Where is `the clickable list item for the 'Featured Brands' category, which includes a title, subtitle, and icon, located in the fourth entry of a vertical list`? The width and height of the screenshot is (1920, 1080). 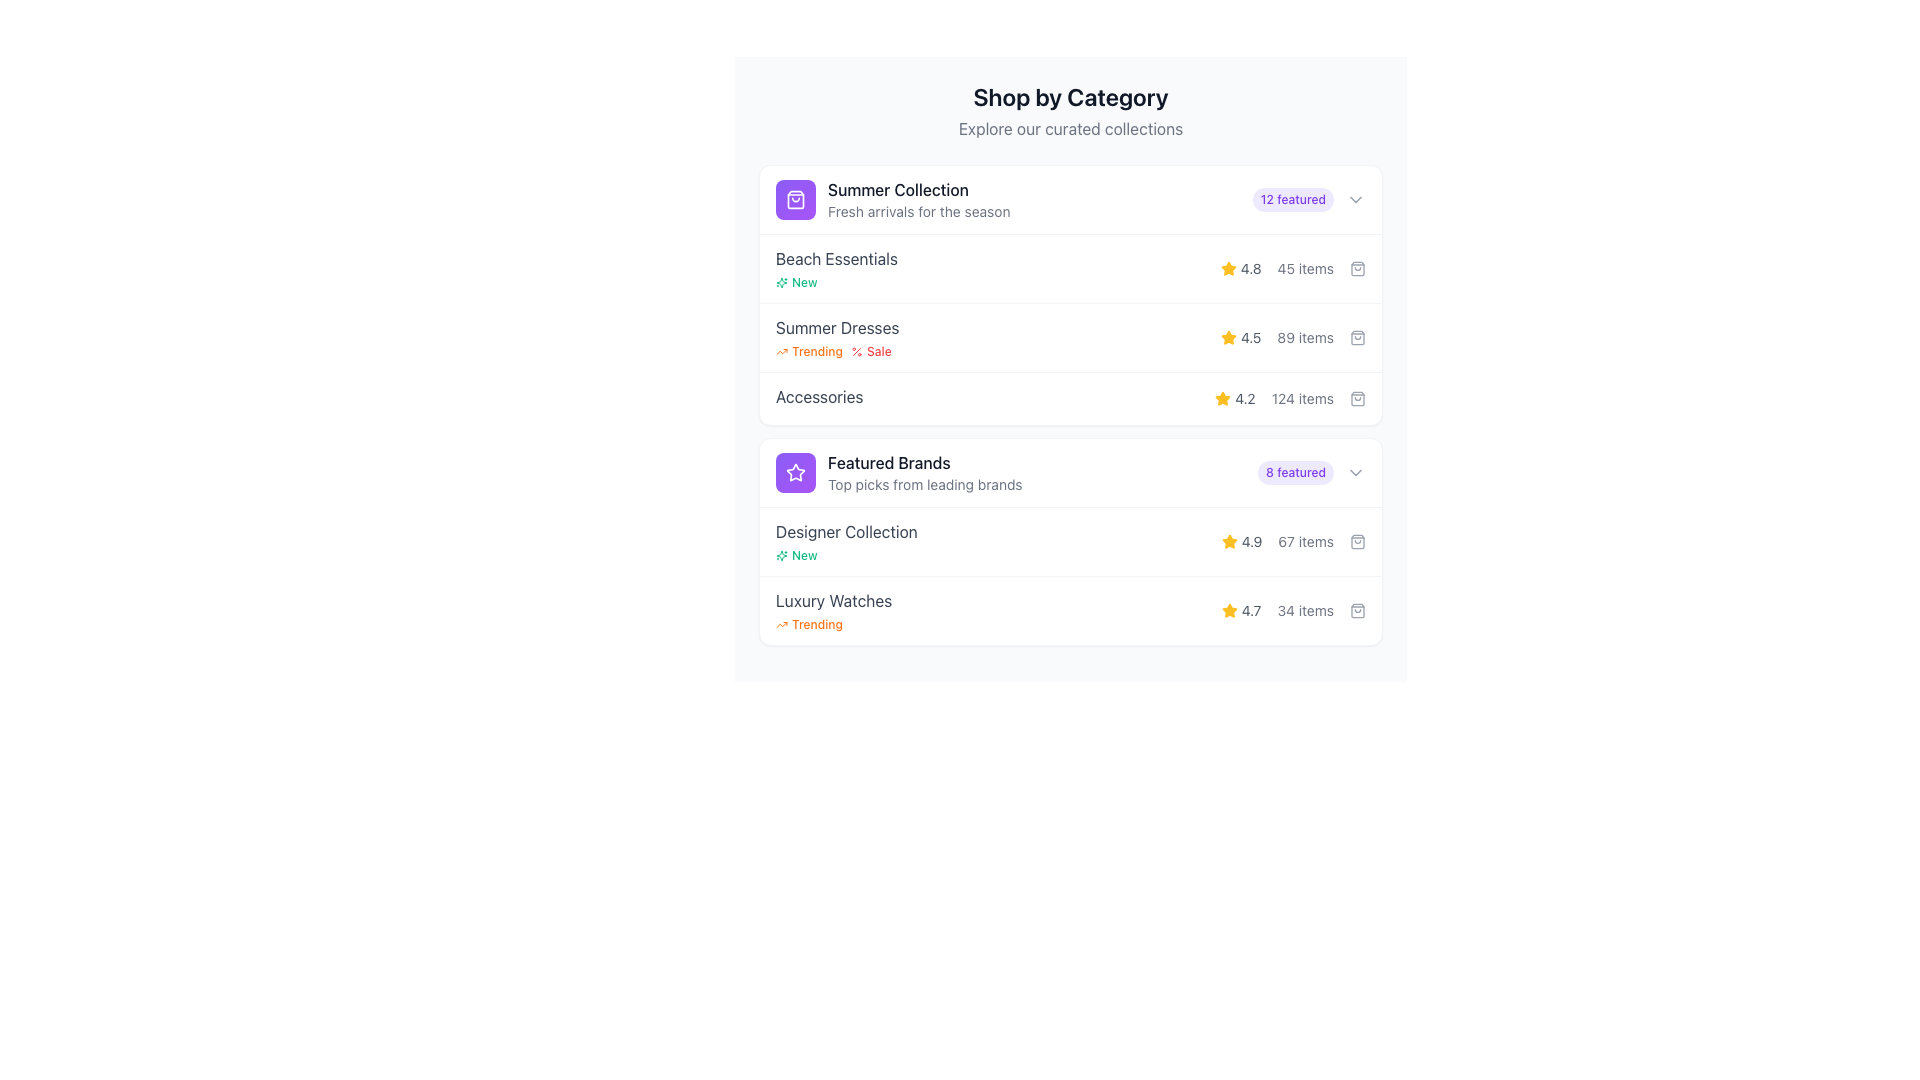
the clickable list item for the 'Featured Brands' category, which includes a title, subtitle, and icon, located in the fourth entry of a vertical list is located at coordinates (898, 473).